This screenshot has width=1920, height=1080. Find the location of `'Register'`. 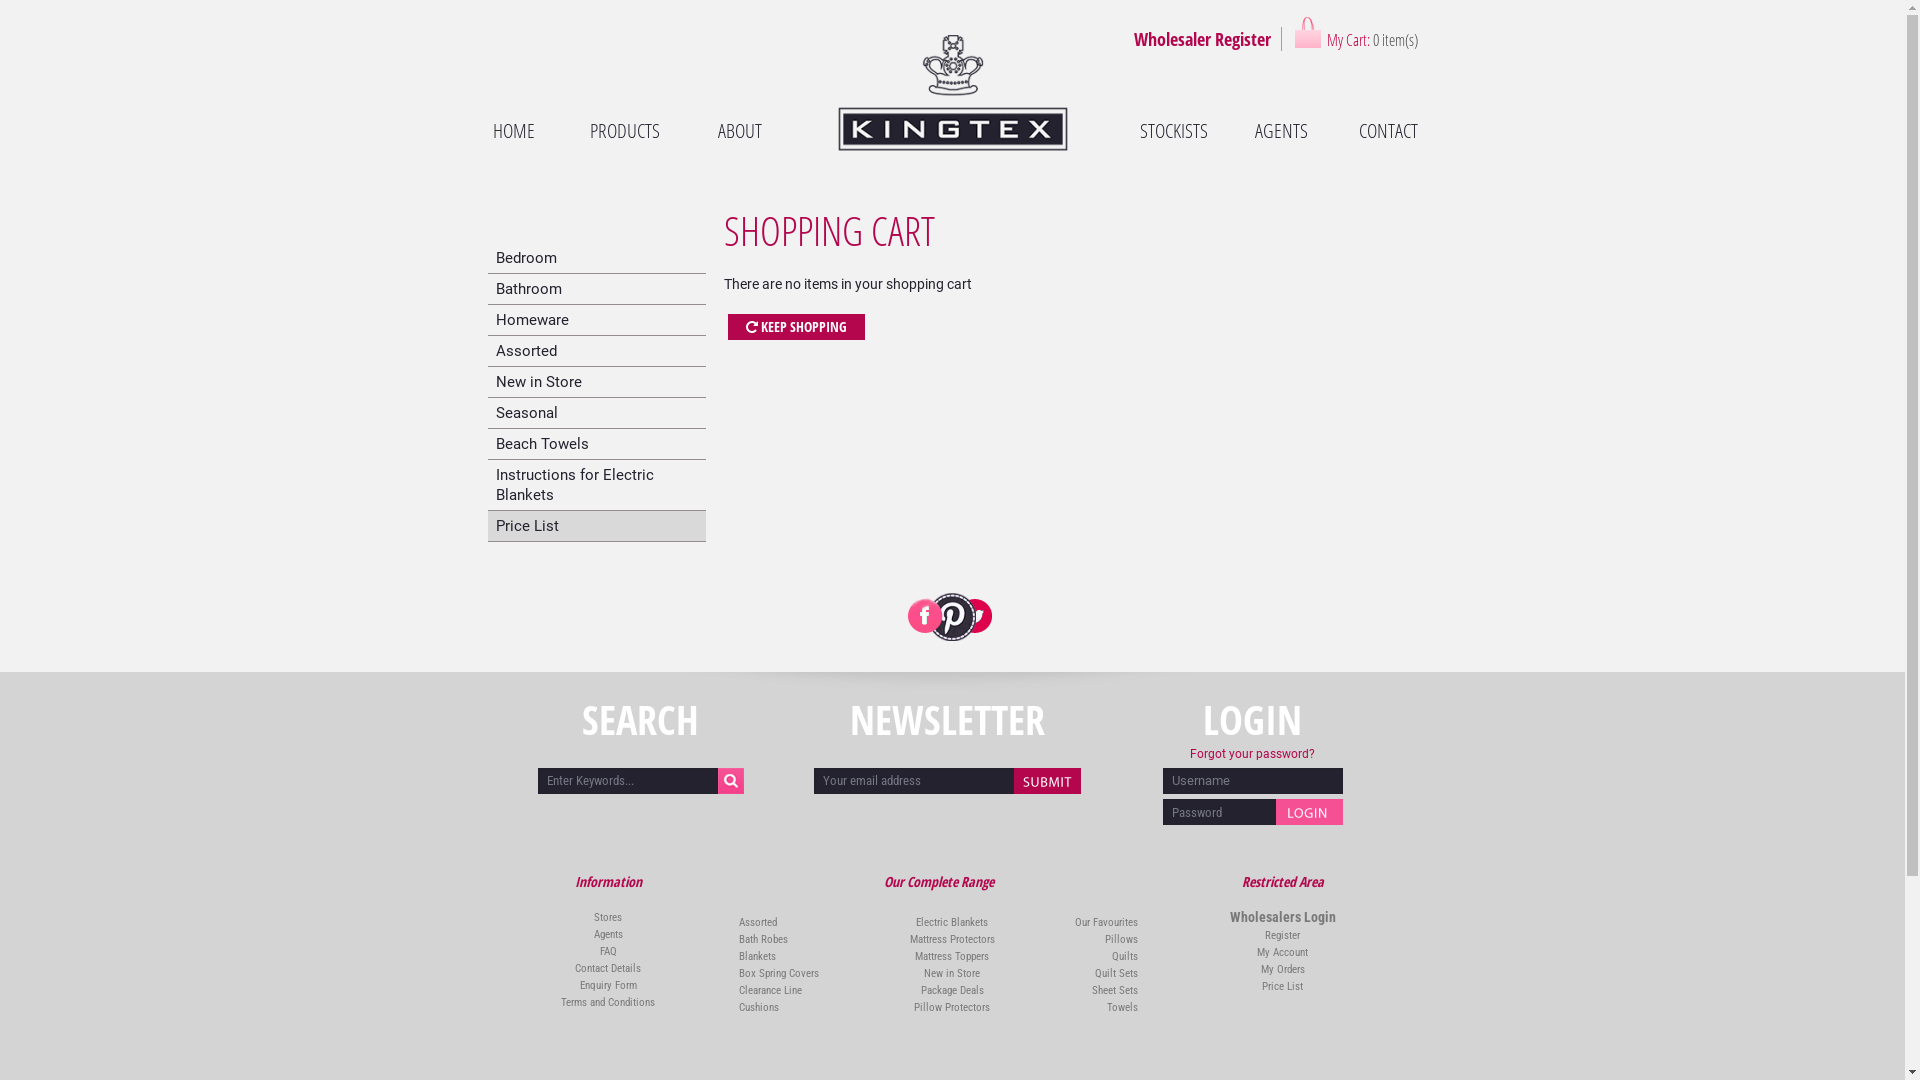

'Register' is located at coordinates (1282, 935).